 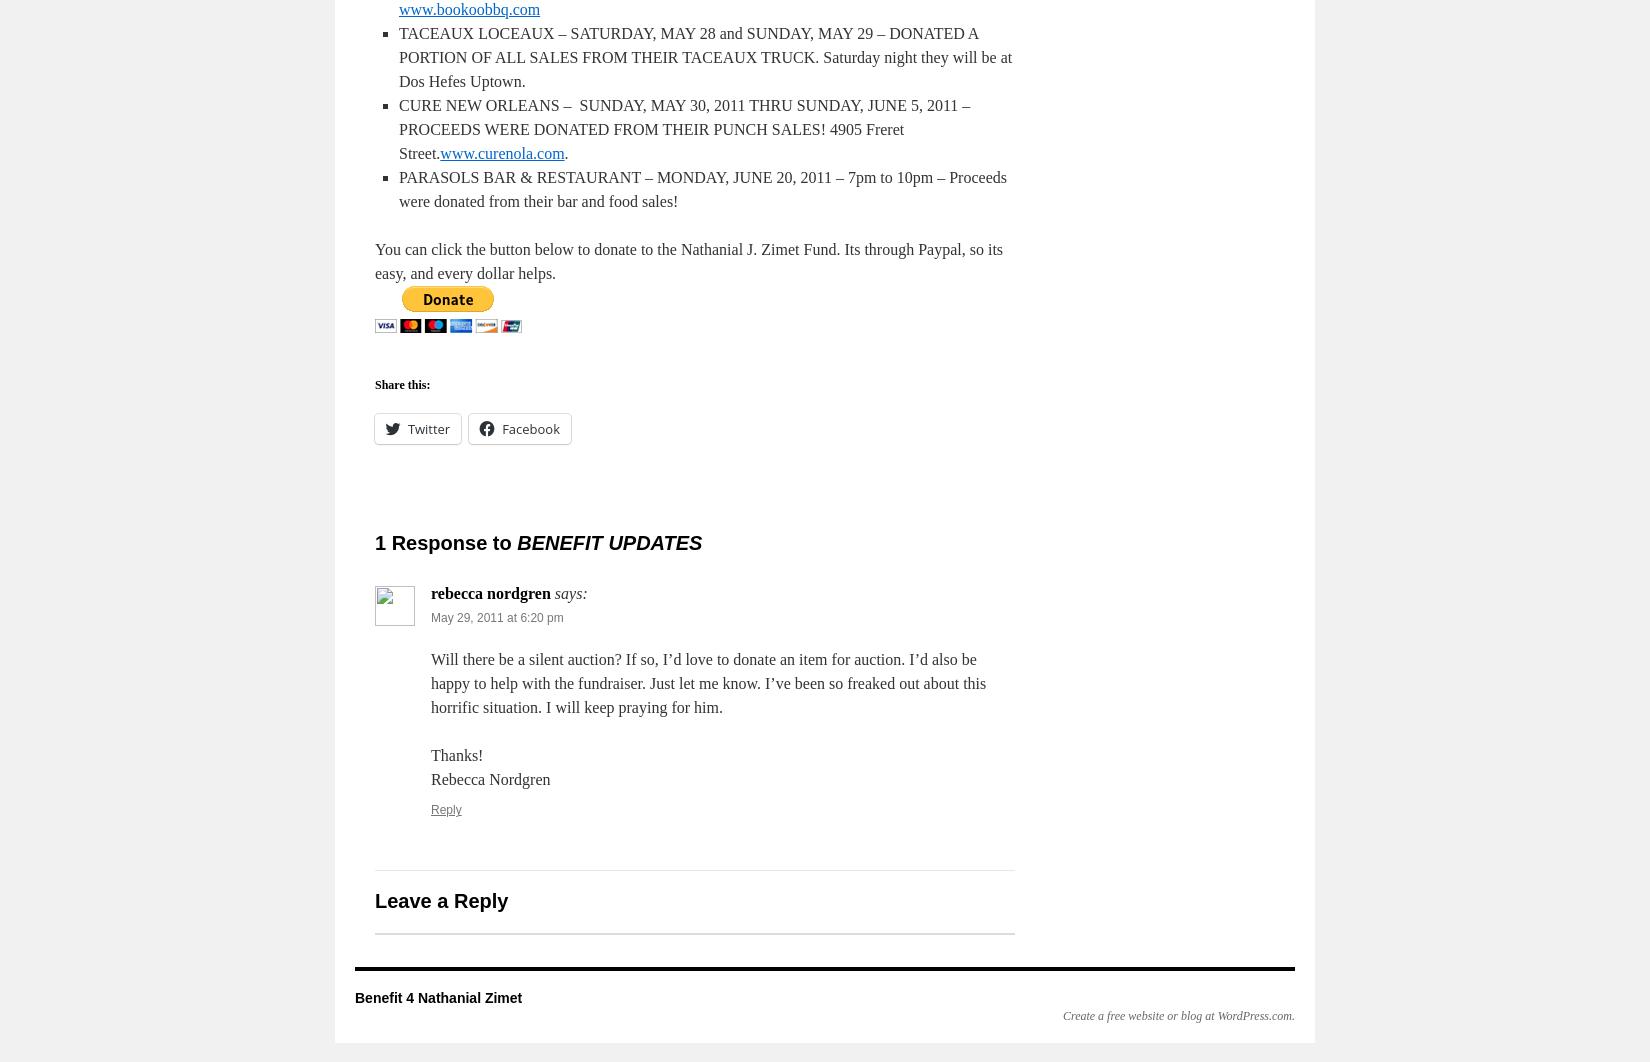 What do you see at coordinates (429, 617) in the screenshot?
I see `'May 29, 2011 at 6:20 pm'` at bounding box center [429, 617].